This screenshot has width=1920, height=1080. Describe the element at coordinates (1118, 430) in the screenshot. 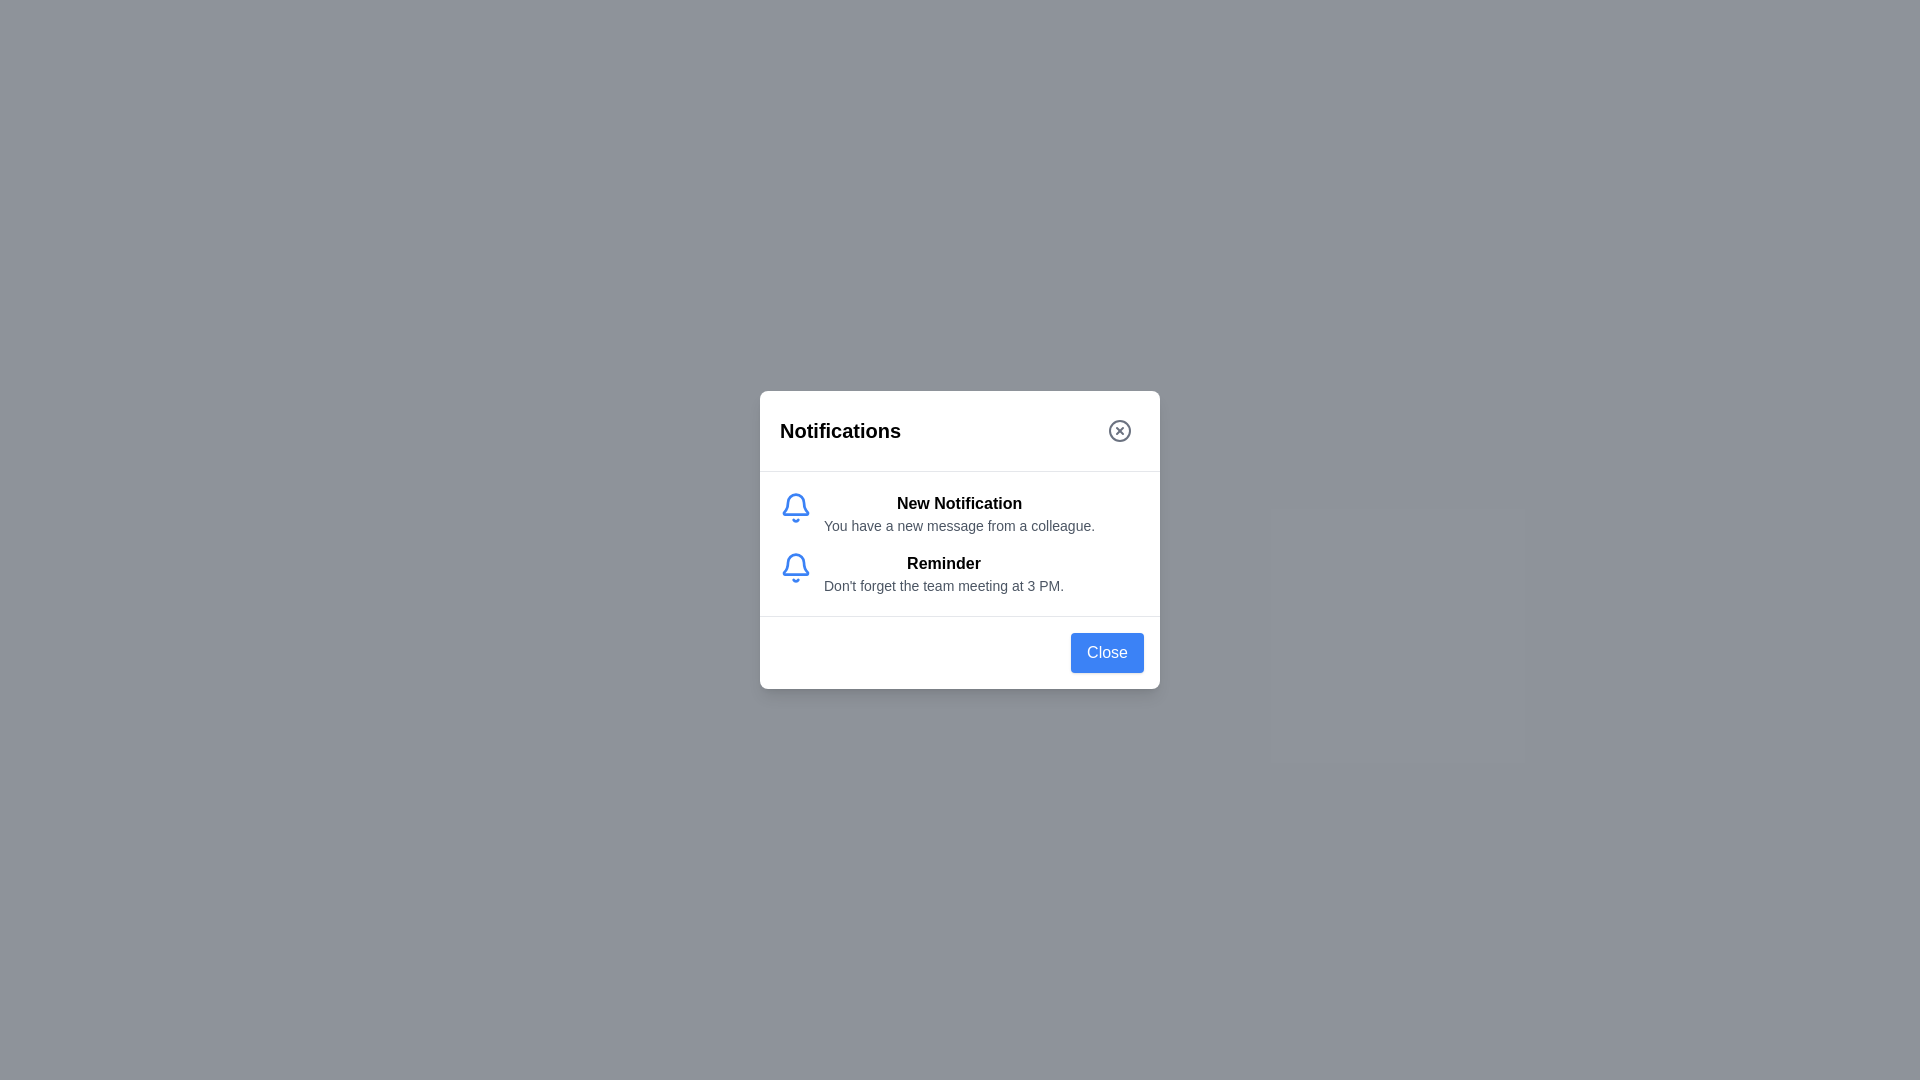

I see `the circular icon button with a cross inside, located at the top-right corner of the modal dialog` at that location.